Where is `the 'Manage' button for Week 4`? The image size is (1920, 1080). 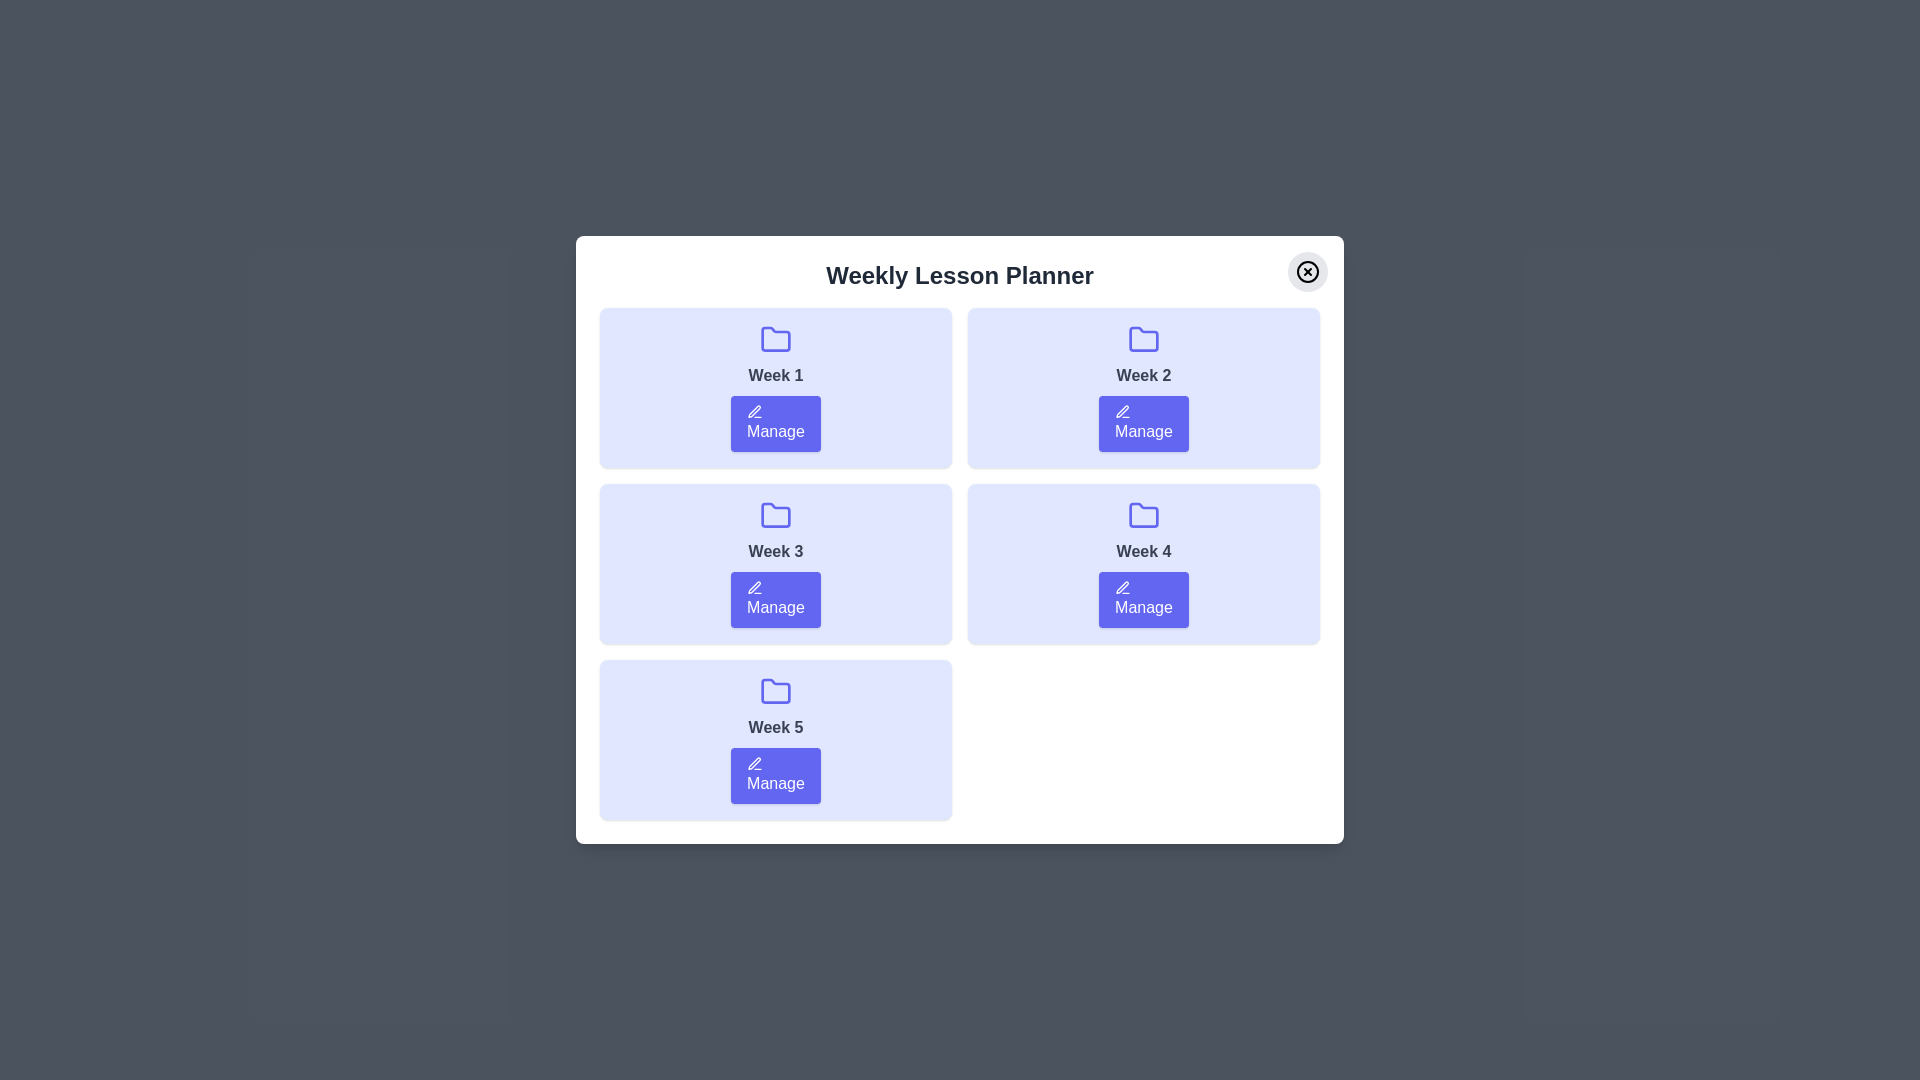 the 'Manage' button for Week 4 is located at coordinates (1143, 599).